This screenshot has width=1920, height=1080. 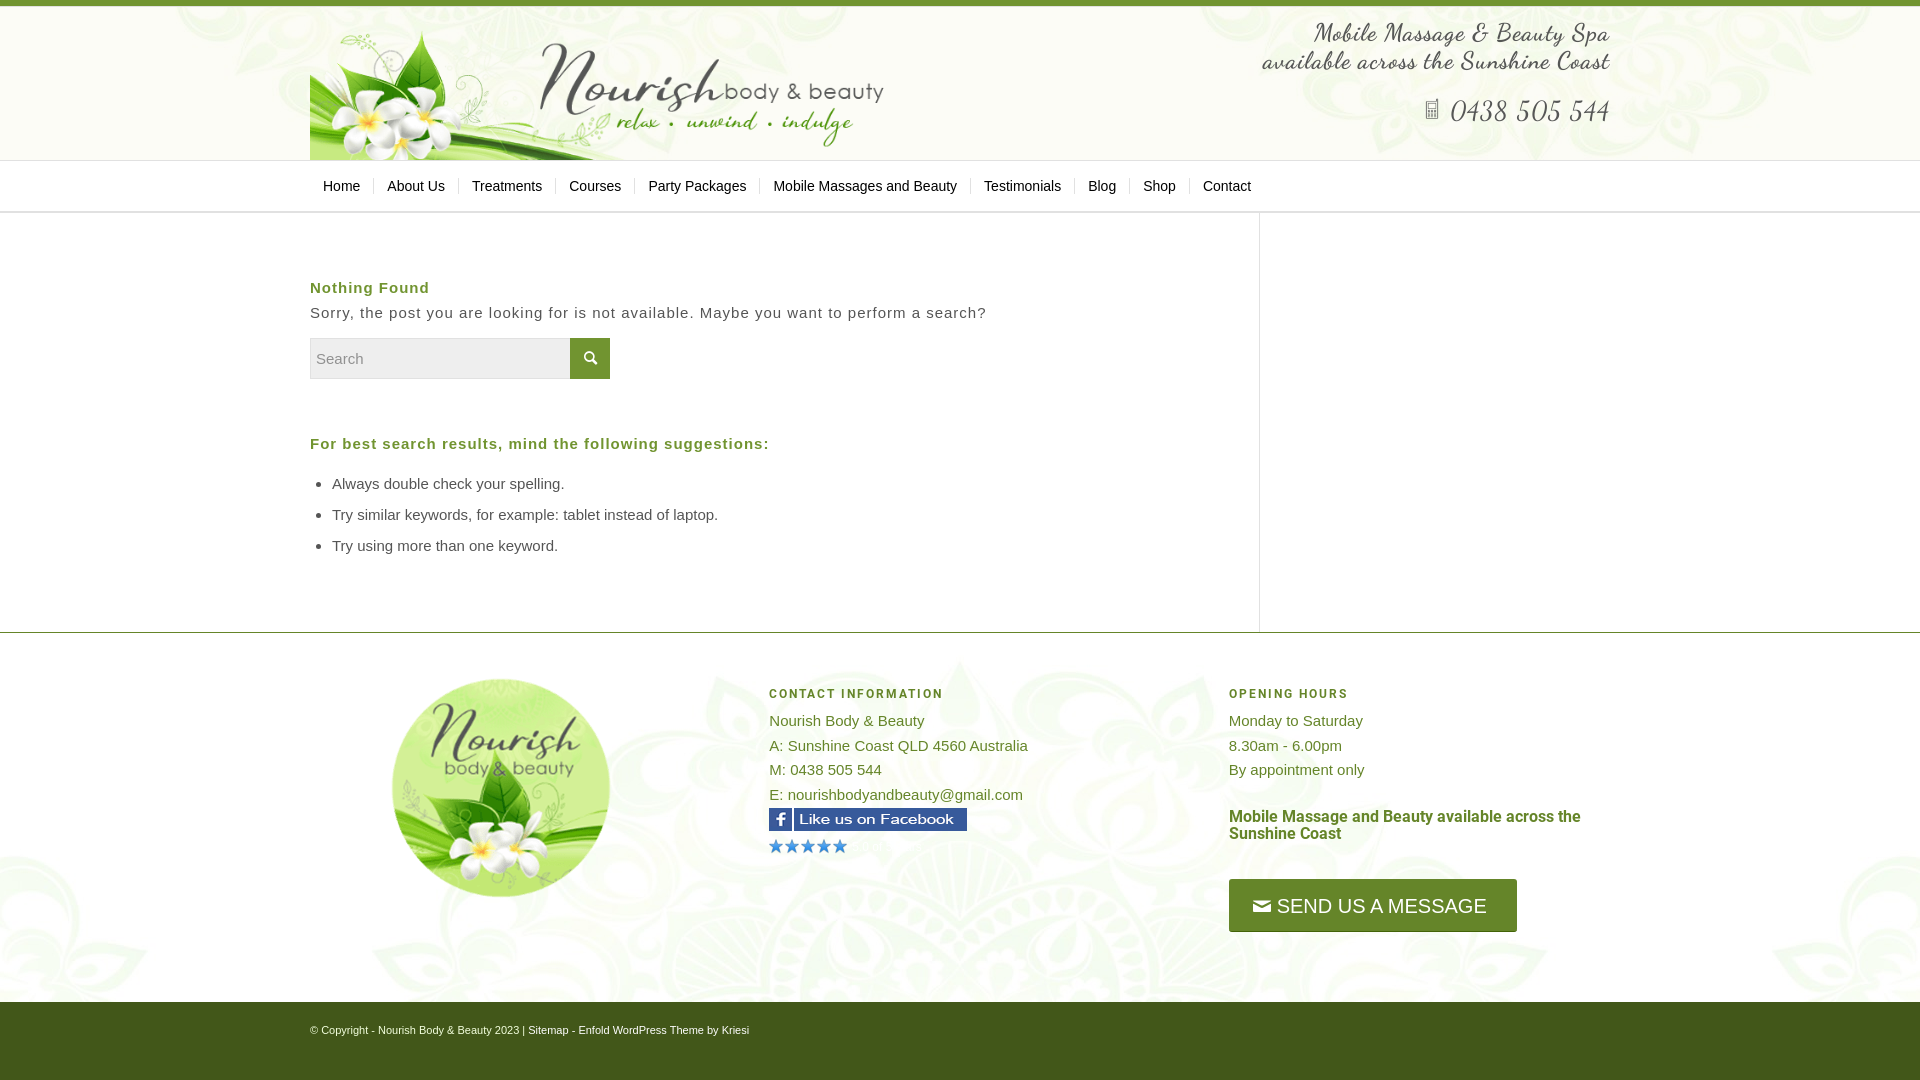 I want to click on 'Home', so click(x=309, y=185).